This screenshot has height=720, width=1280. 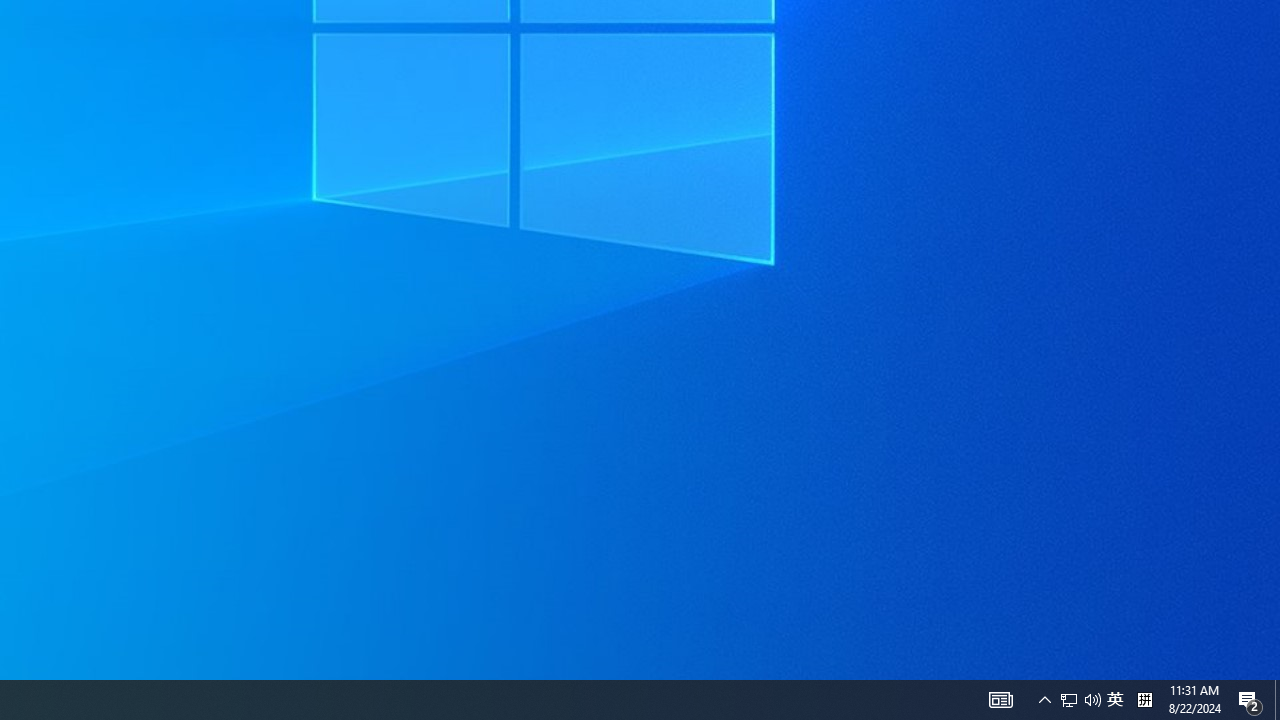 I want to click on 'Q2790: 100%', so click(x=1092, y=698).